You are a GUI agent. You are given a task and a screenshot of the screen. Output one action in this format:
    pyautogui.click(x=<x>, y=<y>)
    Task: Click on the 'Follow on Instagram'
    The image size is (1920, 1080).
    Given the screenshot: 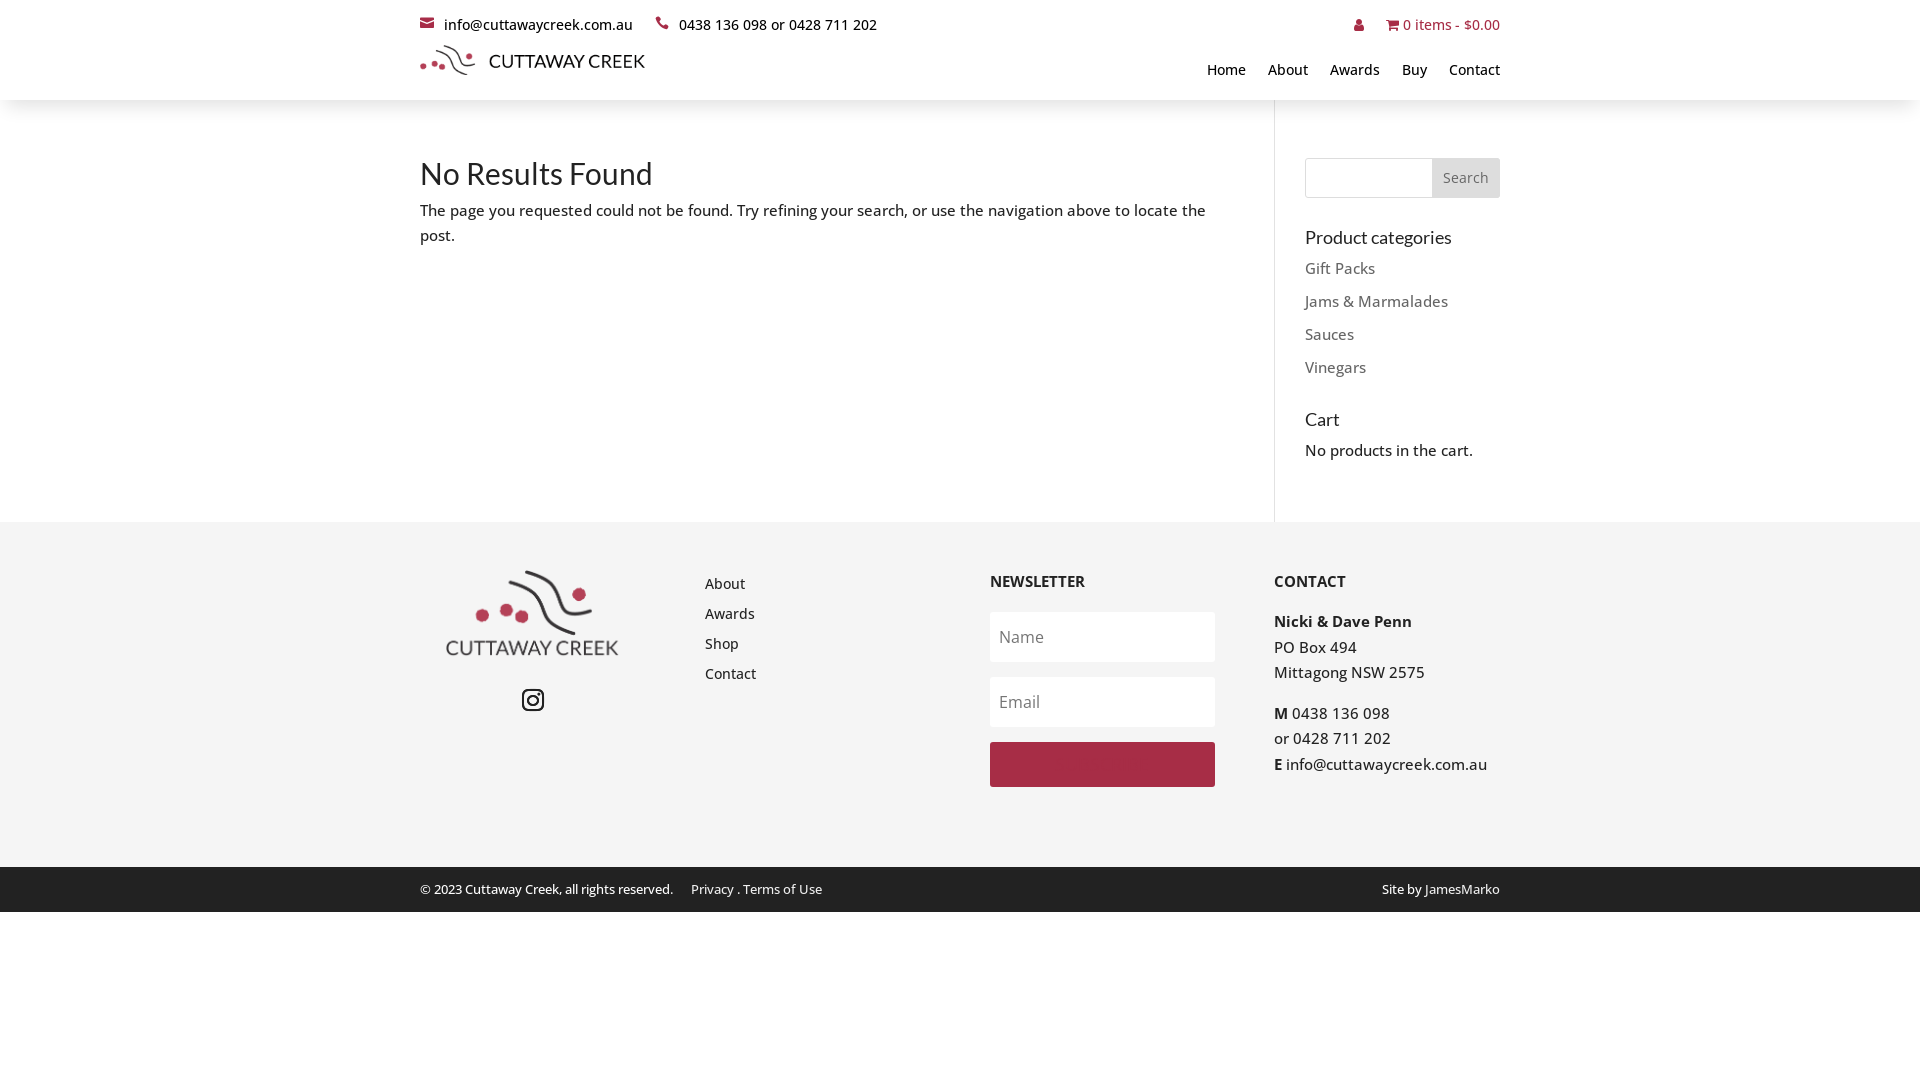 What is the action you would take?
    pyautogui.click(x=532, y=698)
    